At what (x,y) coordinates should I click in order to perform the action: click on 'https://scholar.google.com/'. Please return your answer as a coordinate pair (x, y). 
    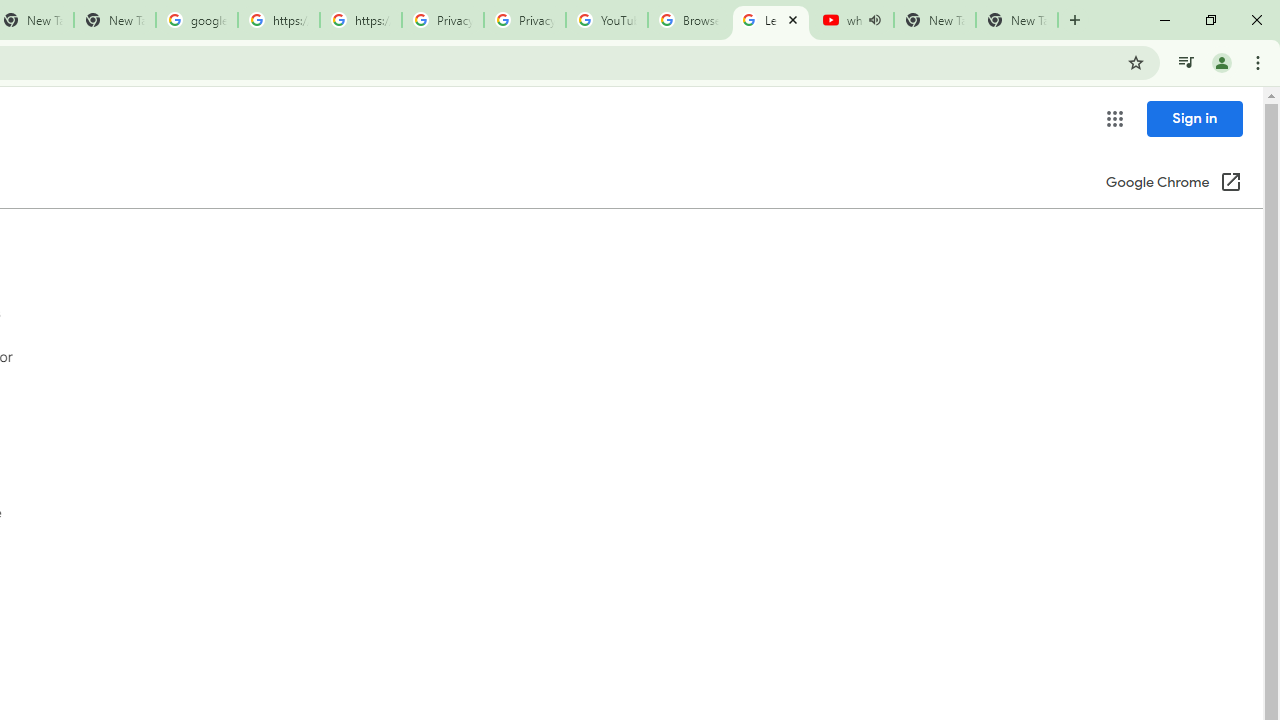
    Looking at the image, I should click on (278, 20).